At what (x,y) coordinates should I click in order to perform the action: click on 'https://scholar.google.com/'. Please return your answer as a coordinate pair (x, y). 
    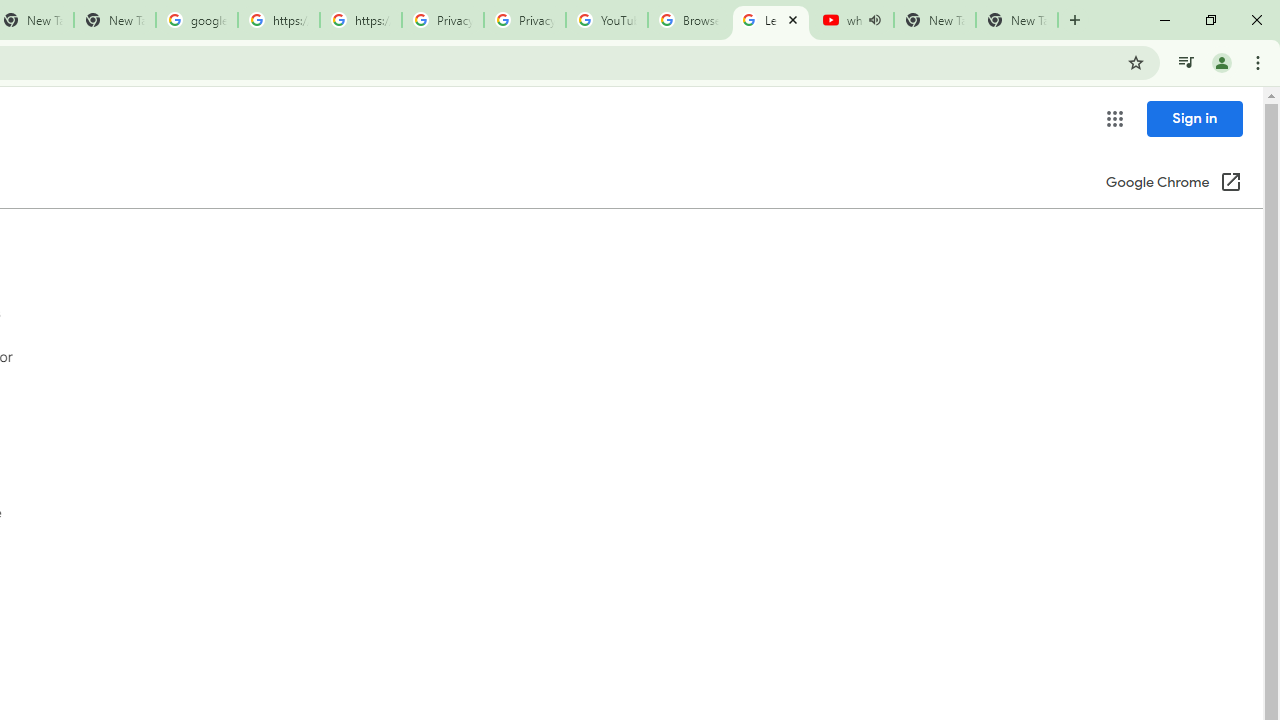
    Looking at the image, I should click on (278, 20).